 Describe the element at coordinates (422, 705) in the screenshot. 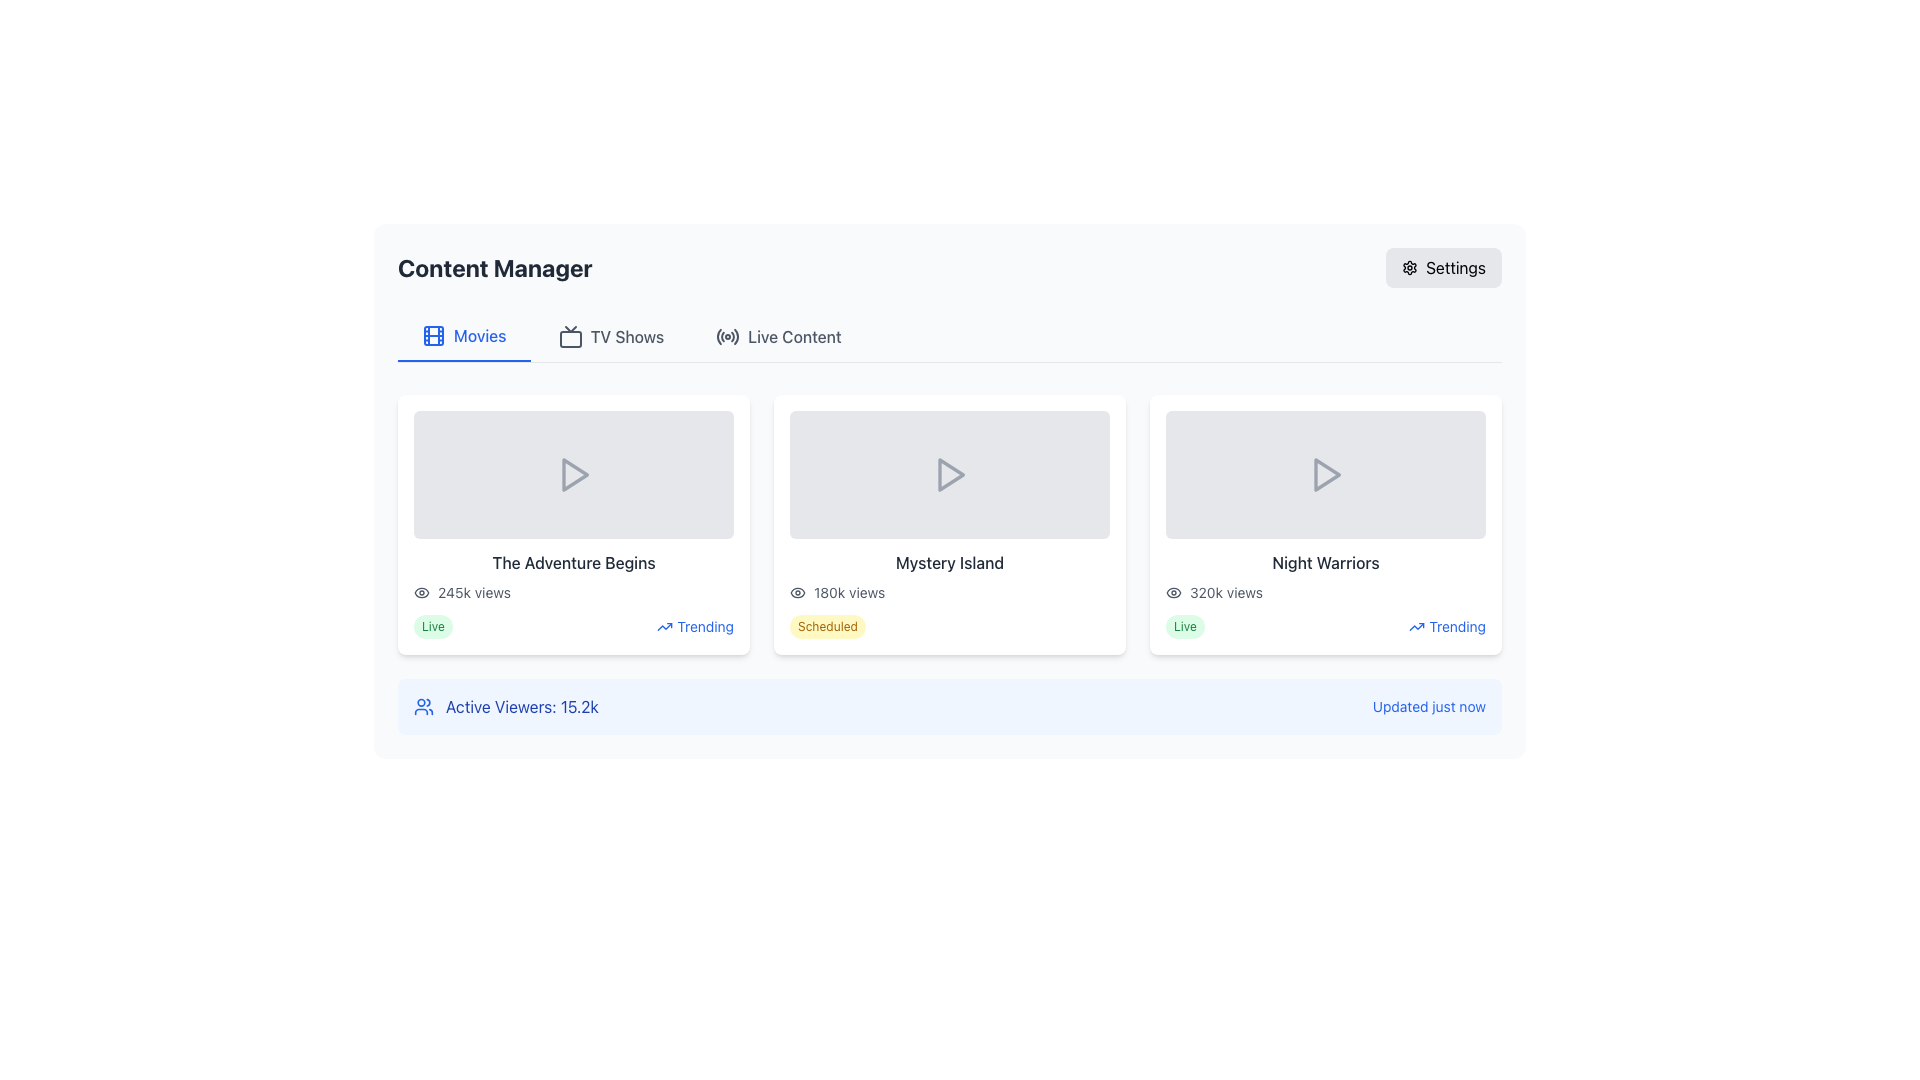

I see `the viewer icon located to the left of the 'Active Viewers: 15.2k' label` at that location.